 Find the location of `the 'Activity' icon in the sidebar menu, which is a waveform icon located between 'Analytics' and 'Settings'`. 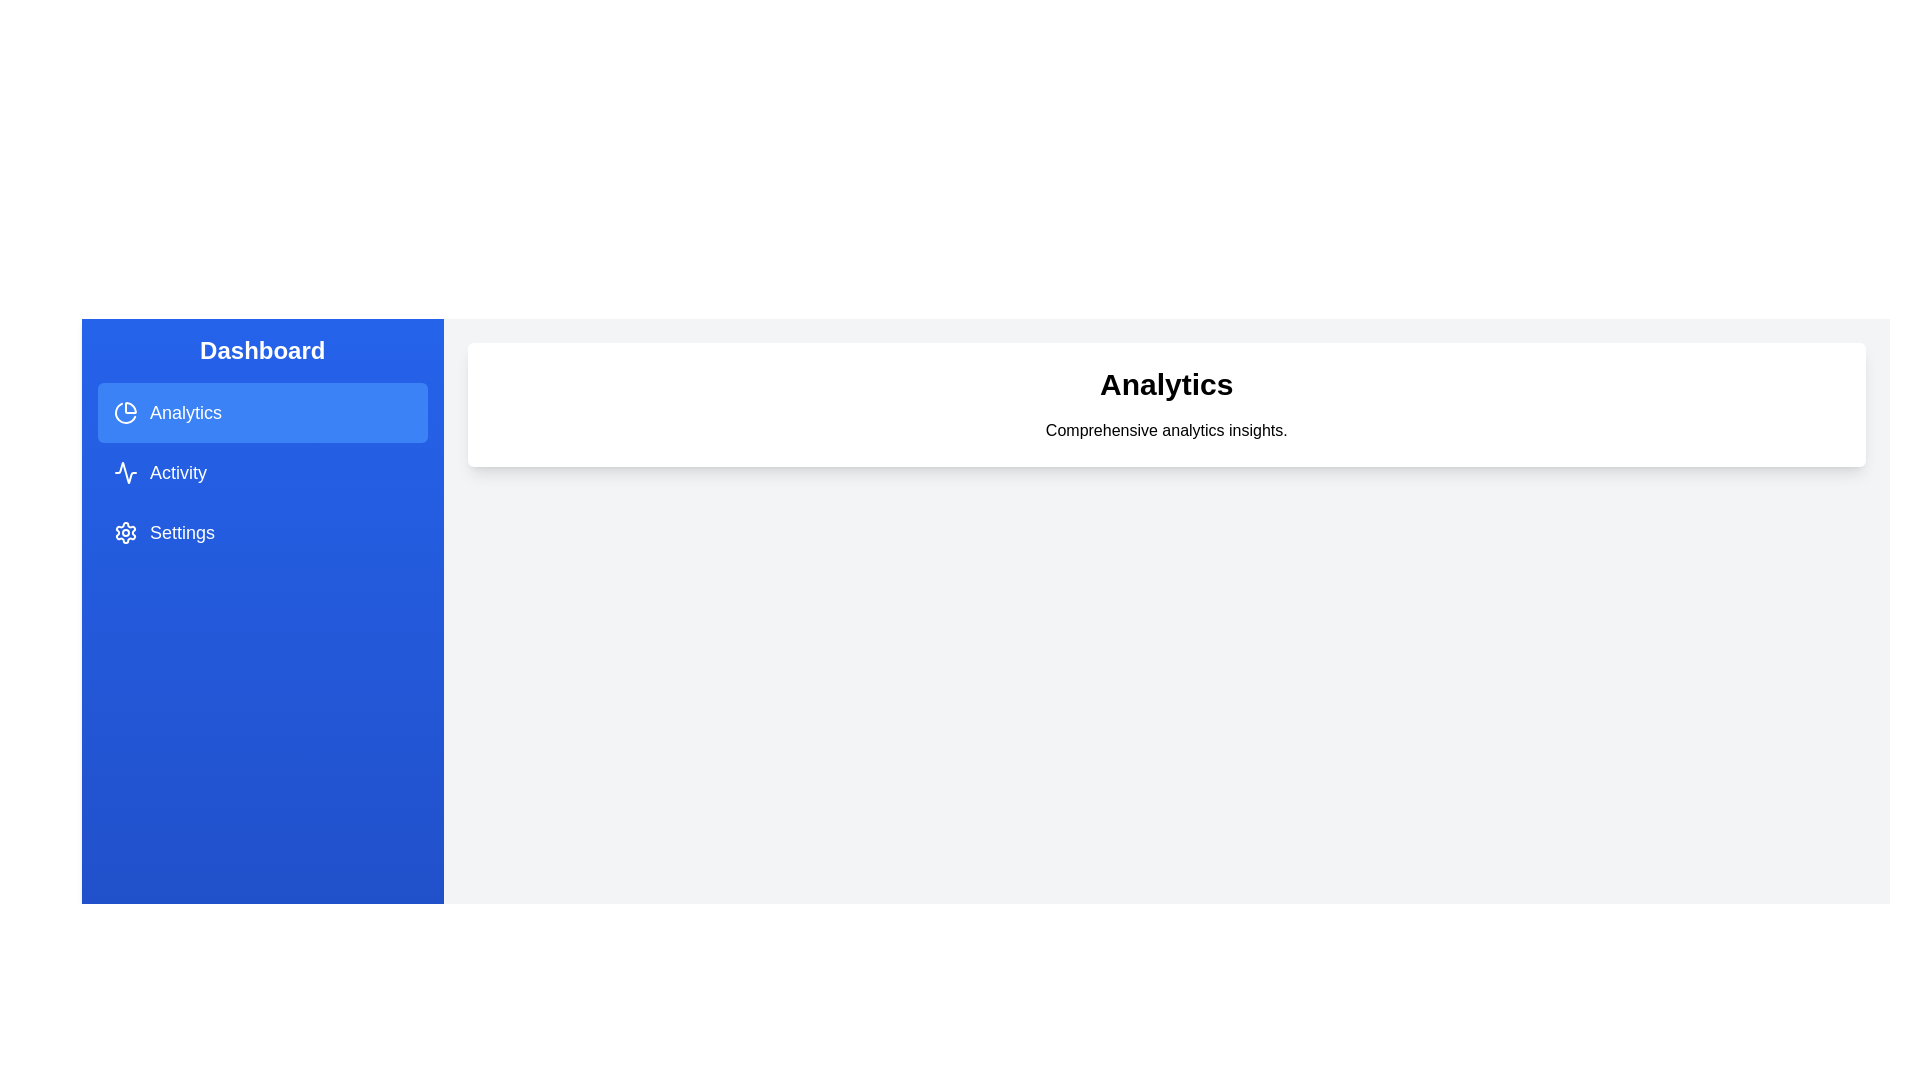

the 'Activity' icon in the sidebar menu, which is a waveform icon located between 'Analytics' and 'Settings' is located at coordinates (124, 473).